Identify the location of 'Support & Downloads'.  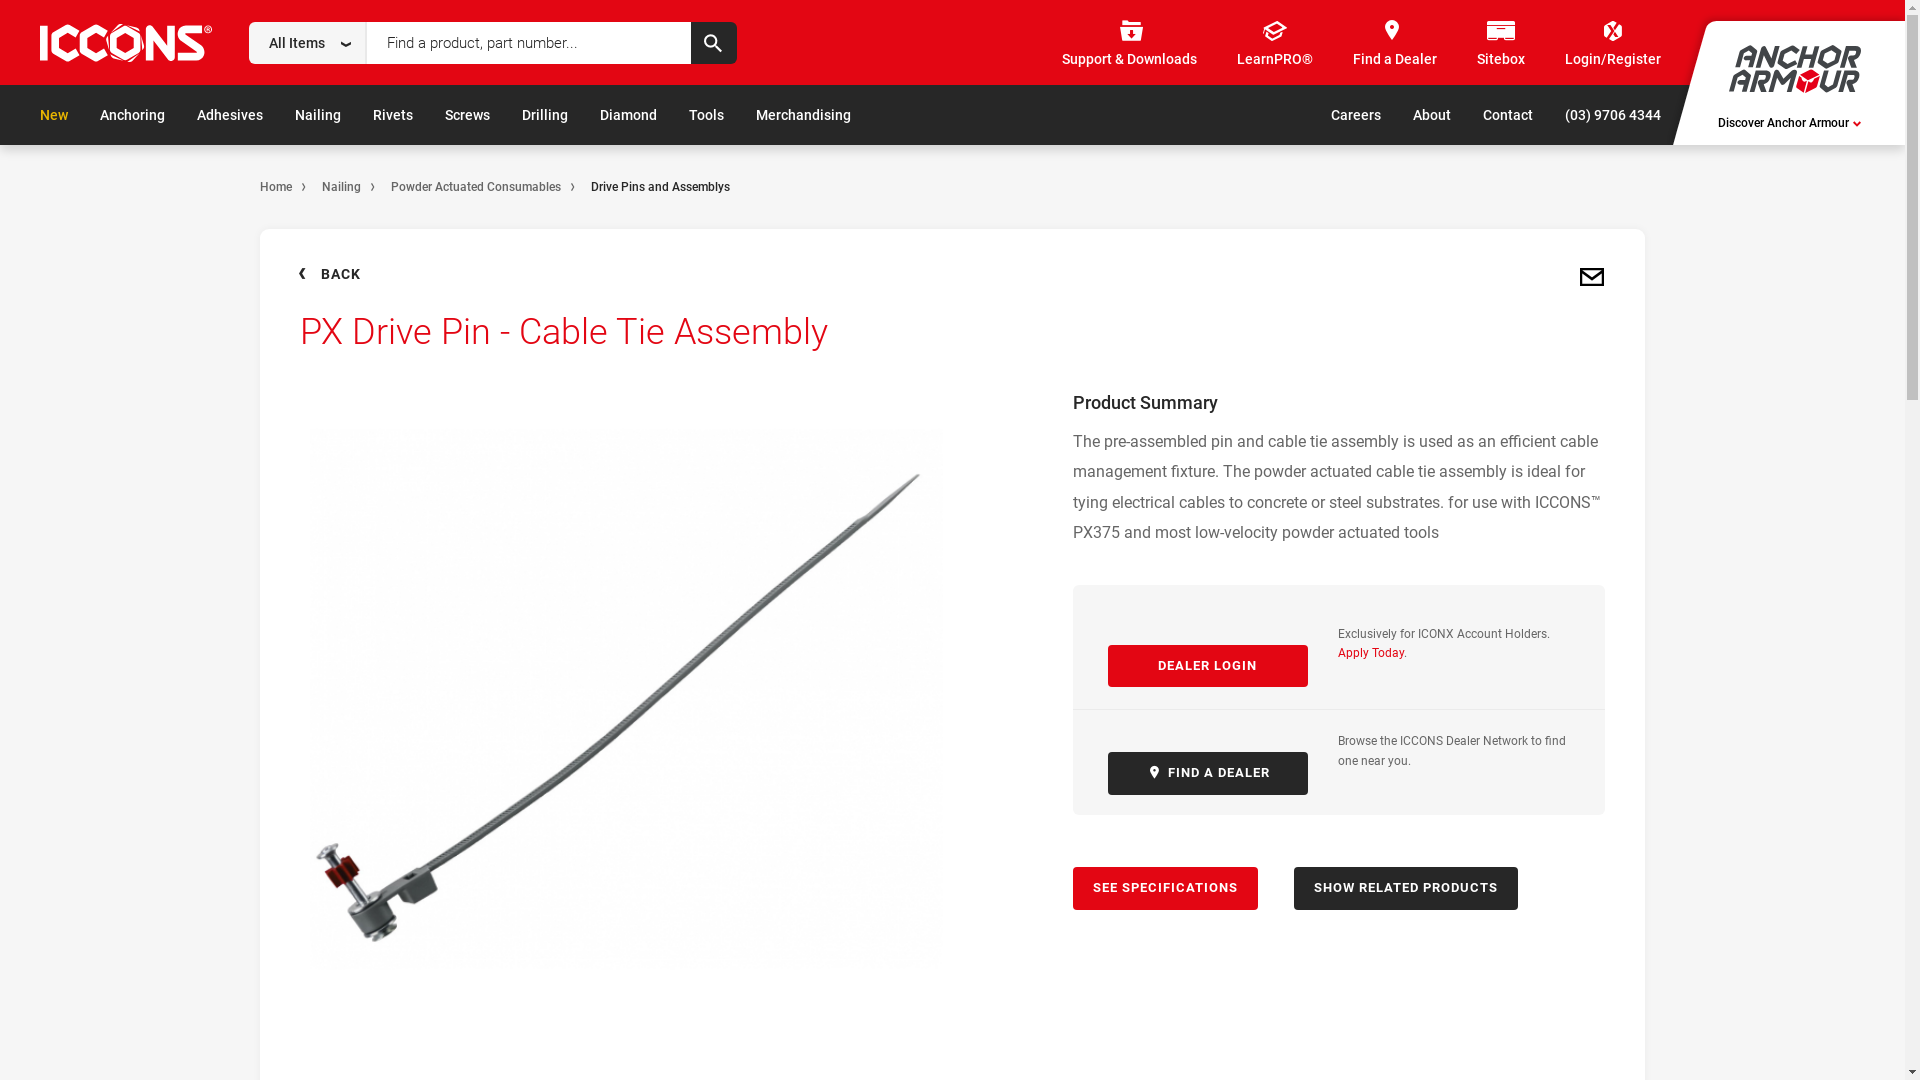
(1129, 43).